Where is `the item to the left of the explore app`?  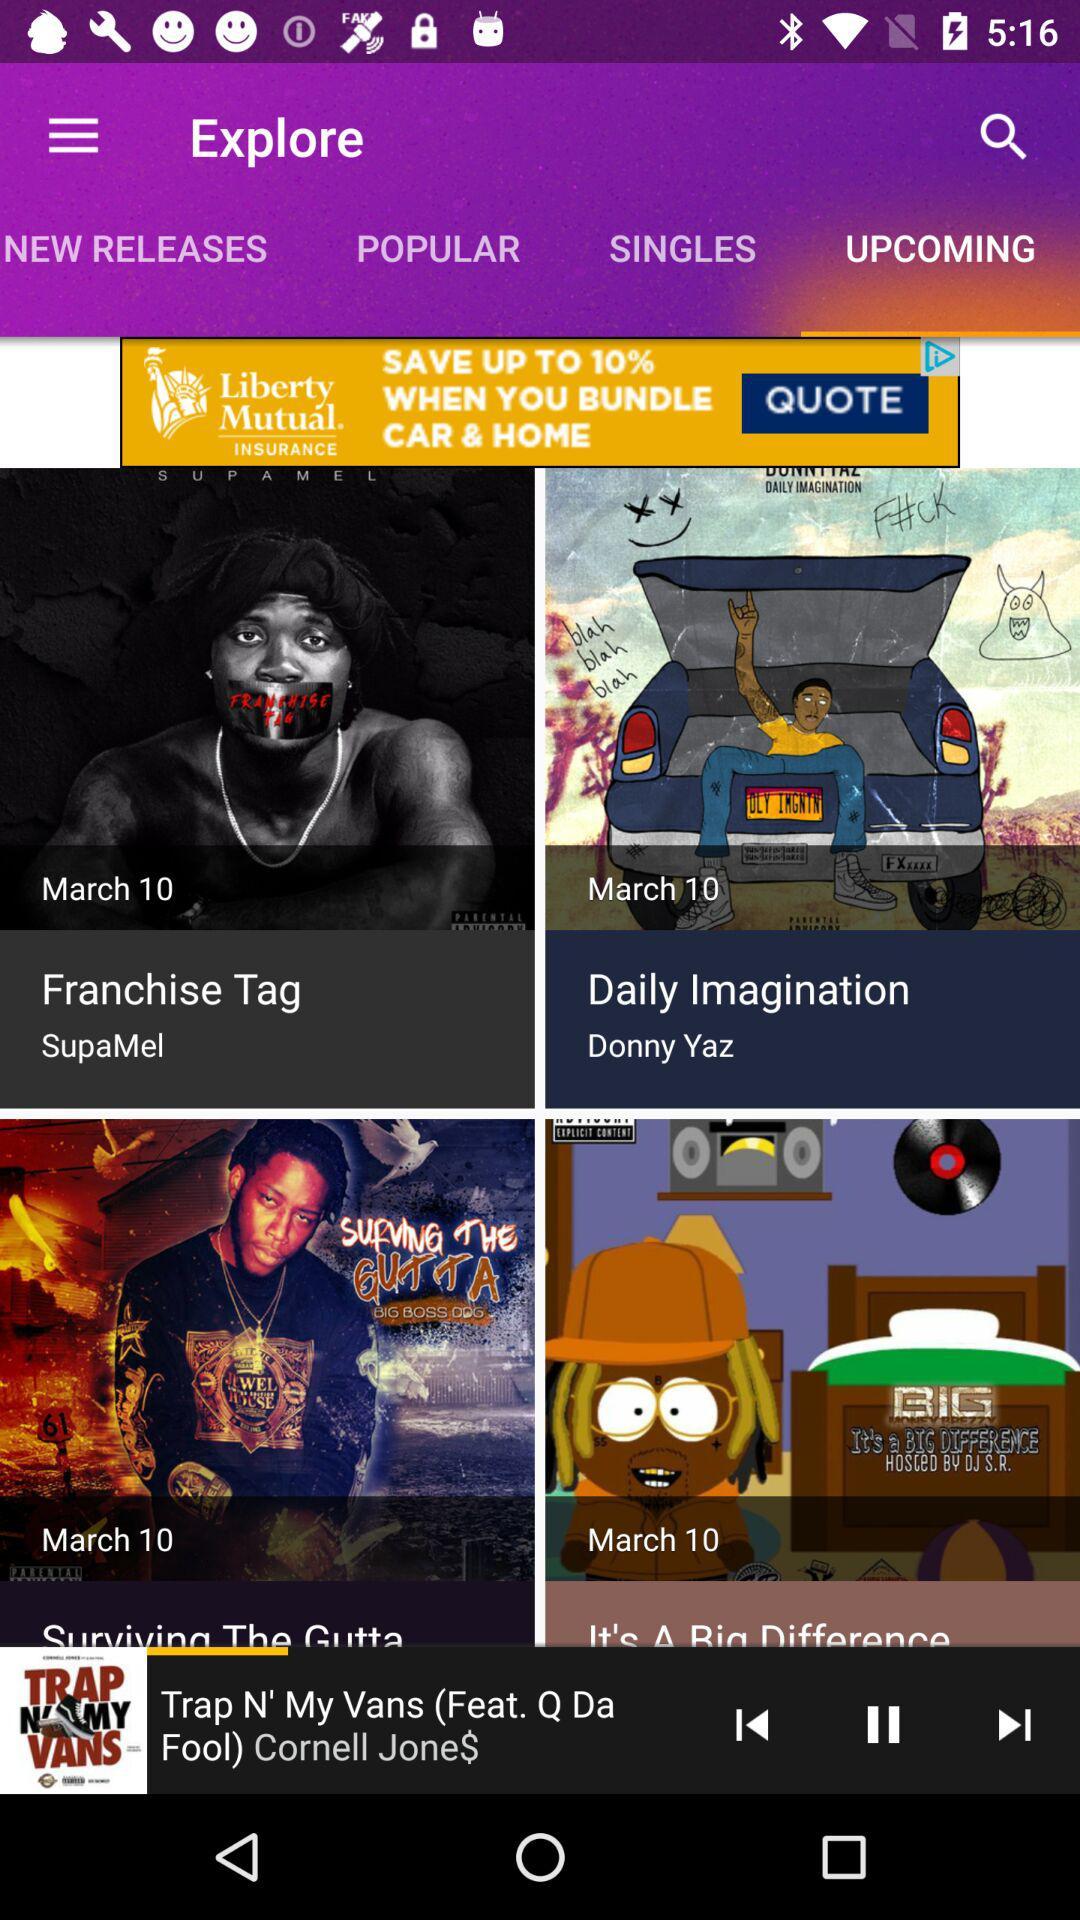 the item to the left of the explore app is located at coordinates (72, 135).